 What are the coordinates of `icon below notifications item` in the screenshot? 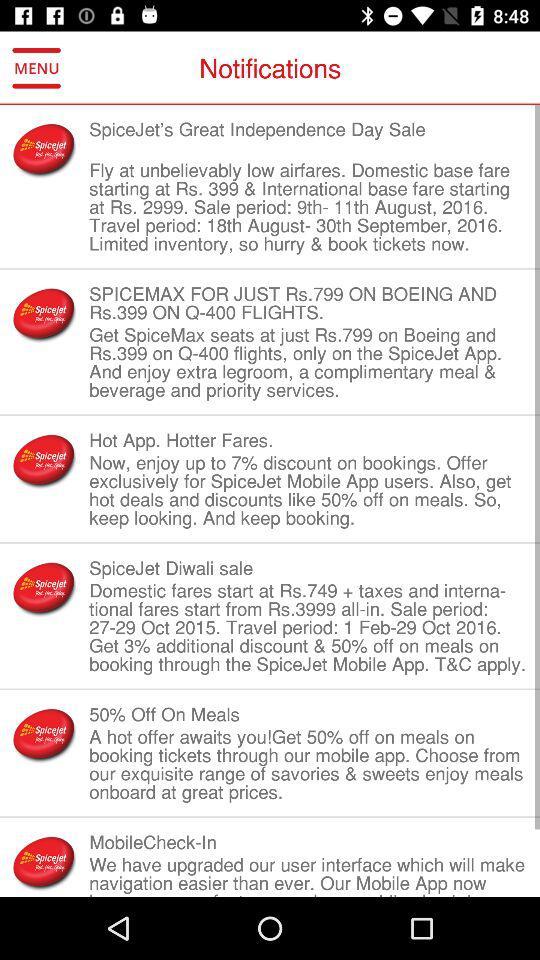 It's located at (308, 137).